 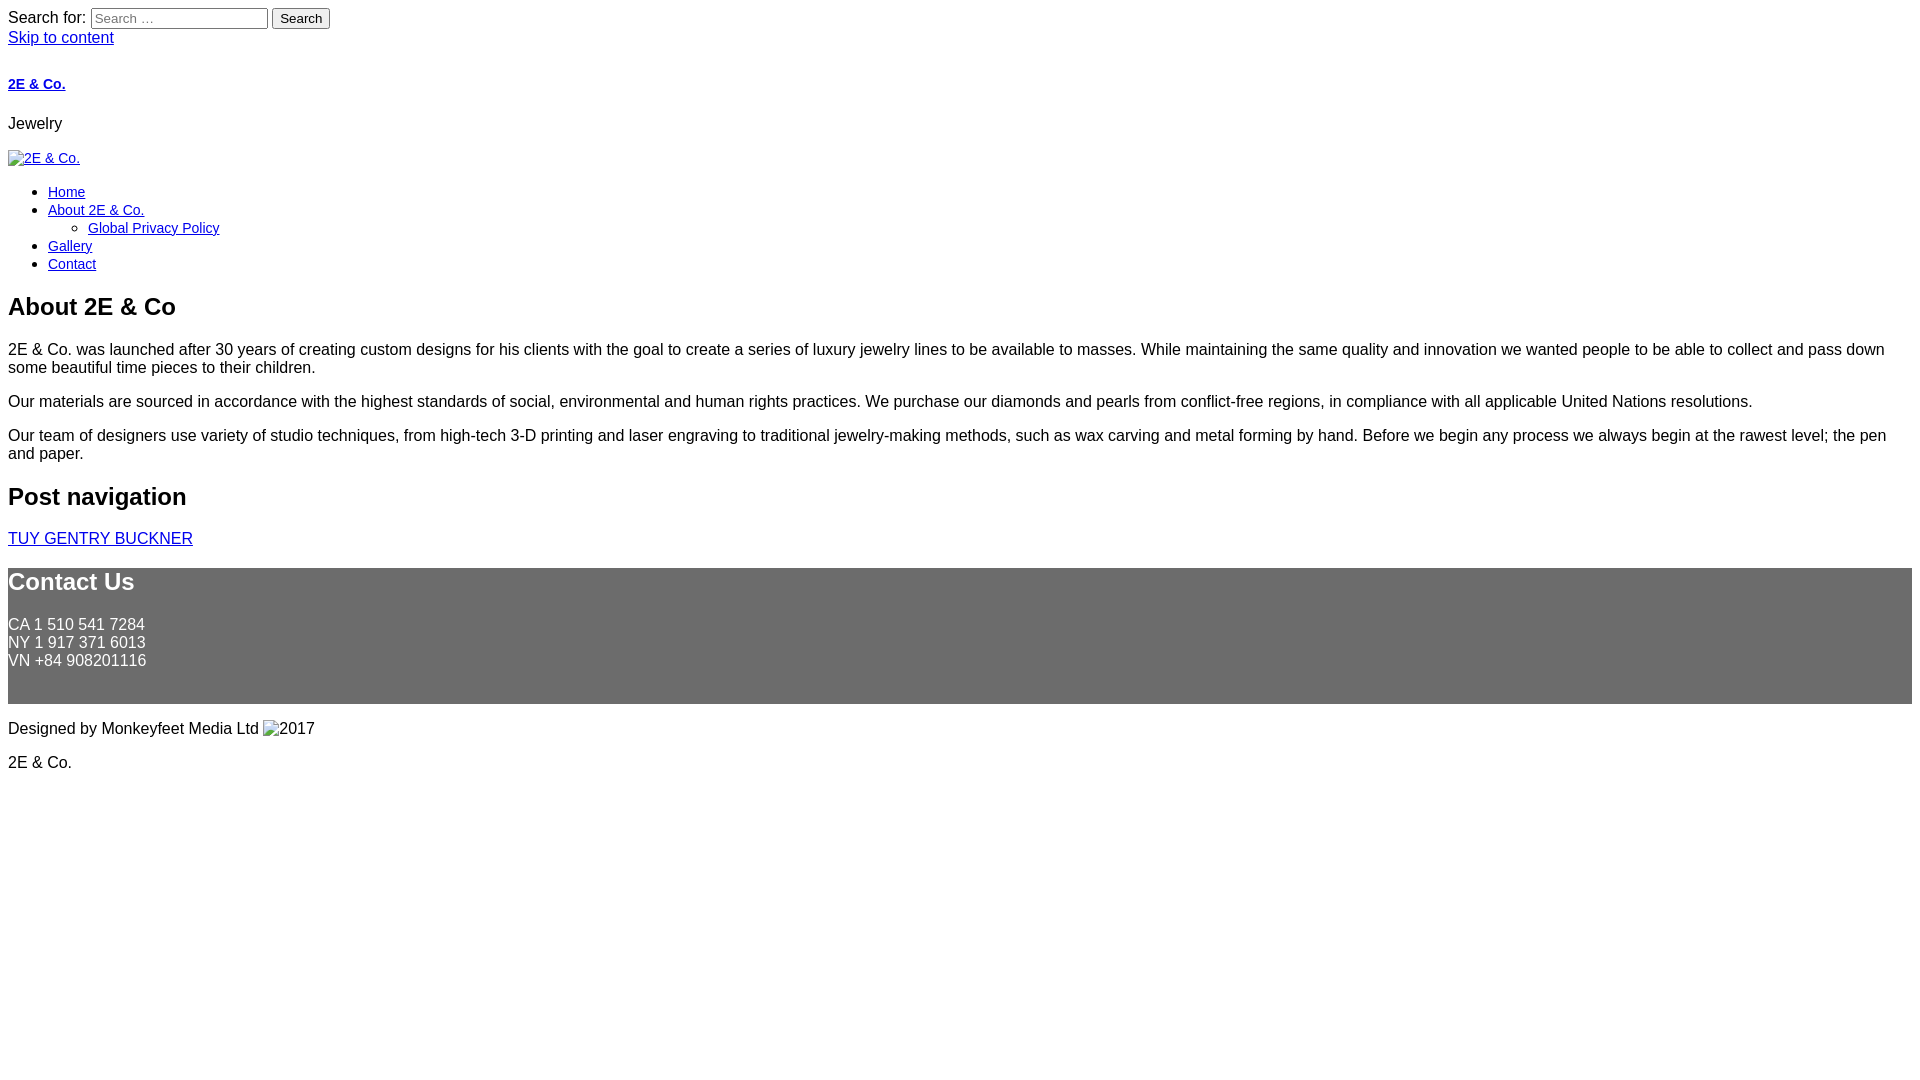 I want to click on 'Search', so click(x=271, y=18).